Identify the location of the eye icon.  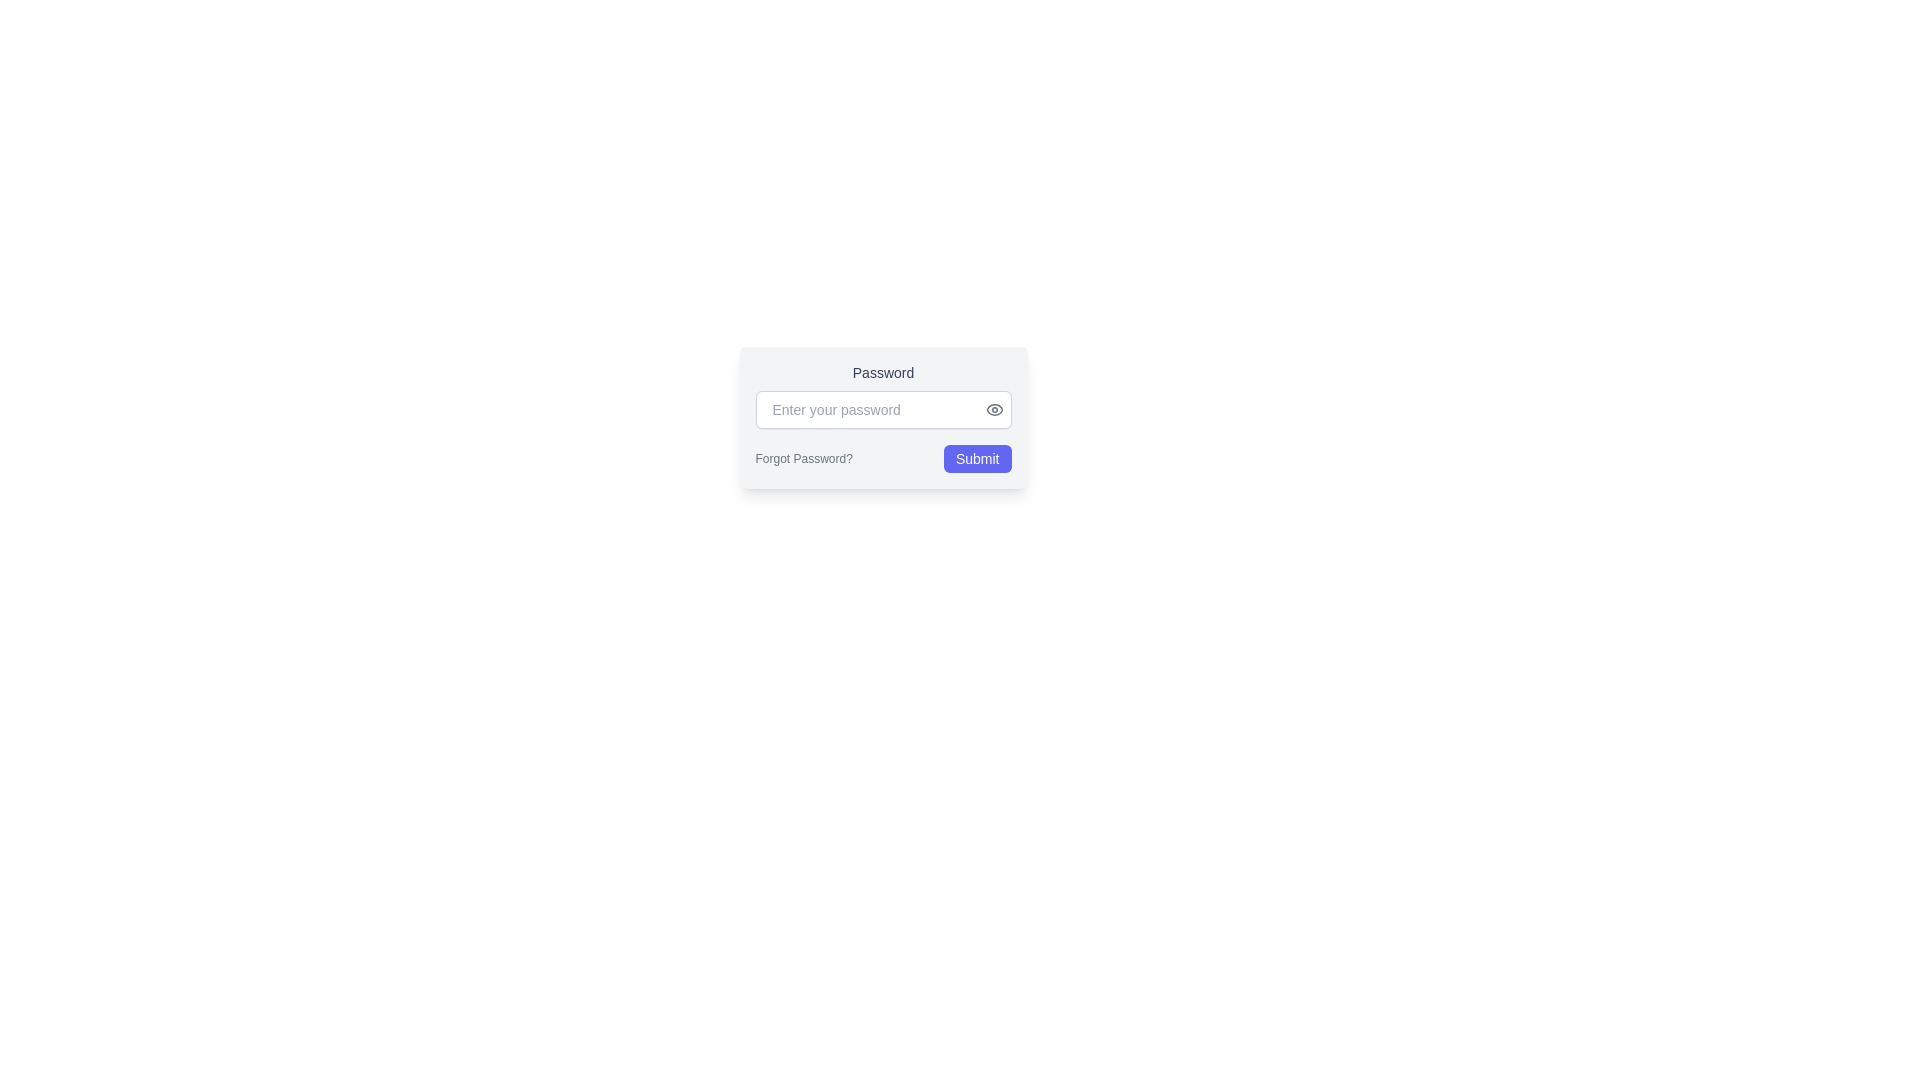
(994, 408).